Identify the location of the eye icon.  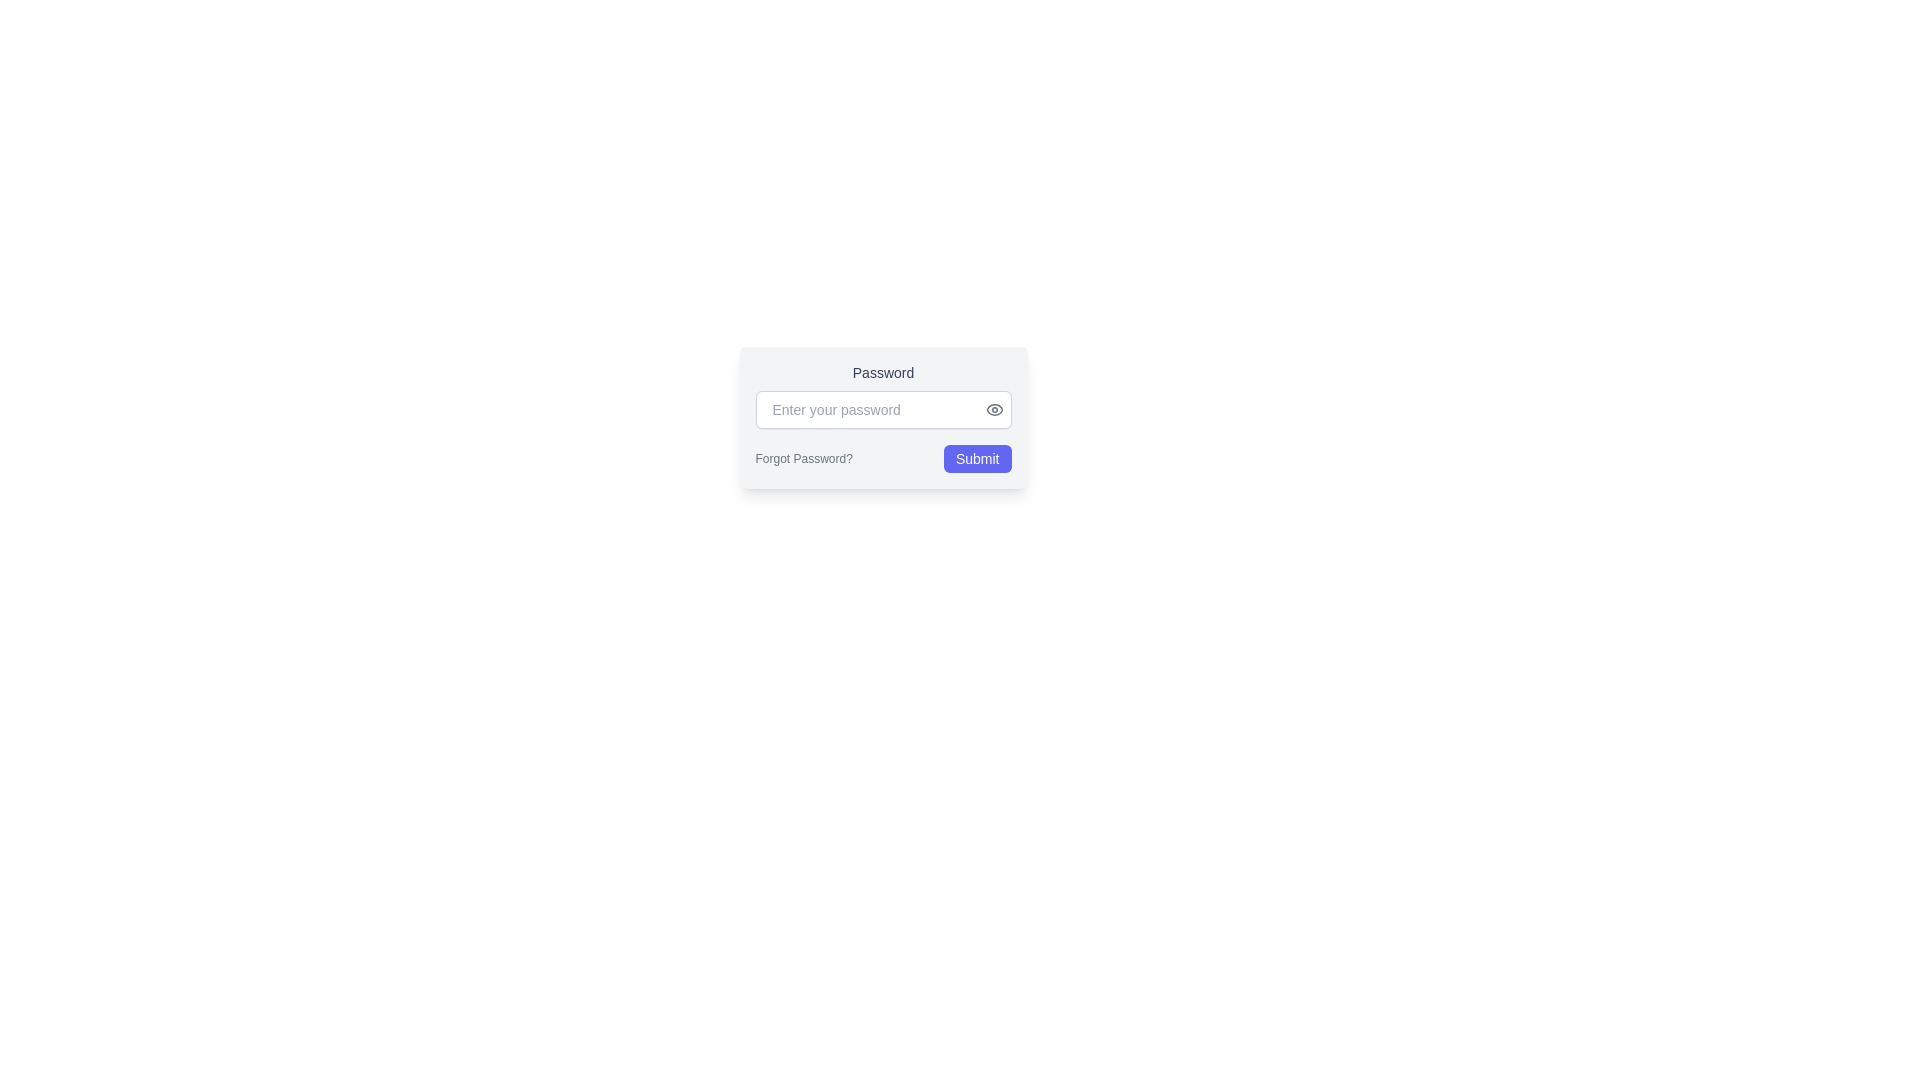
(994, 408).